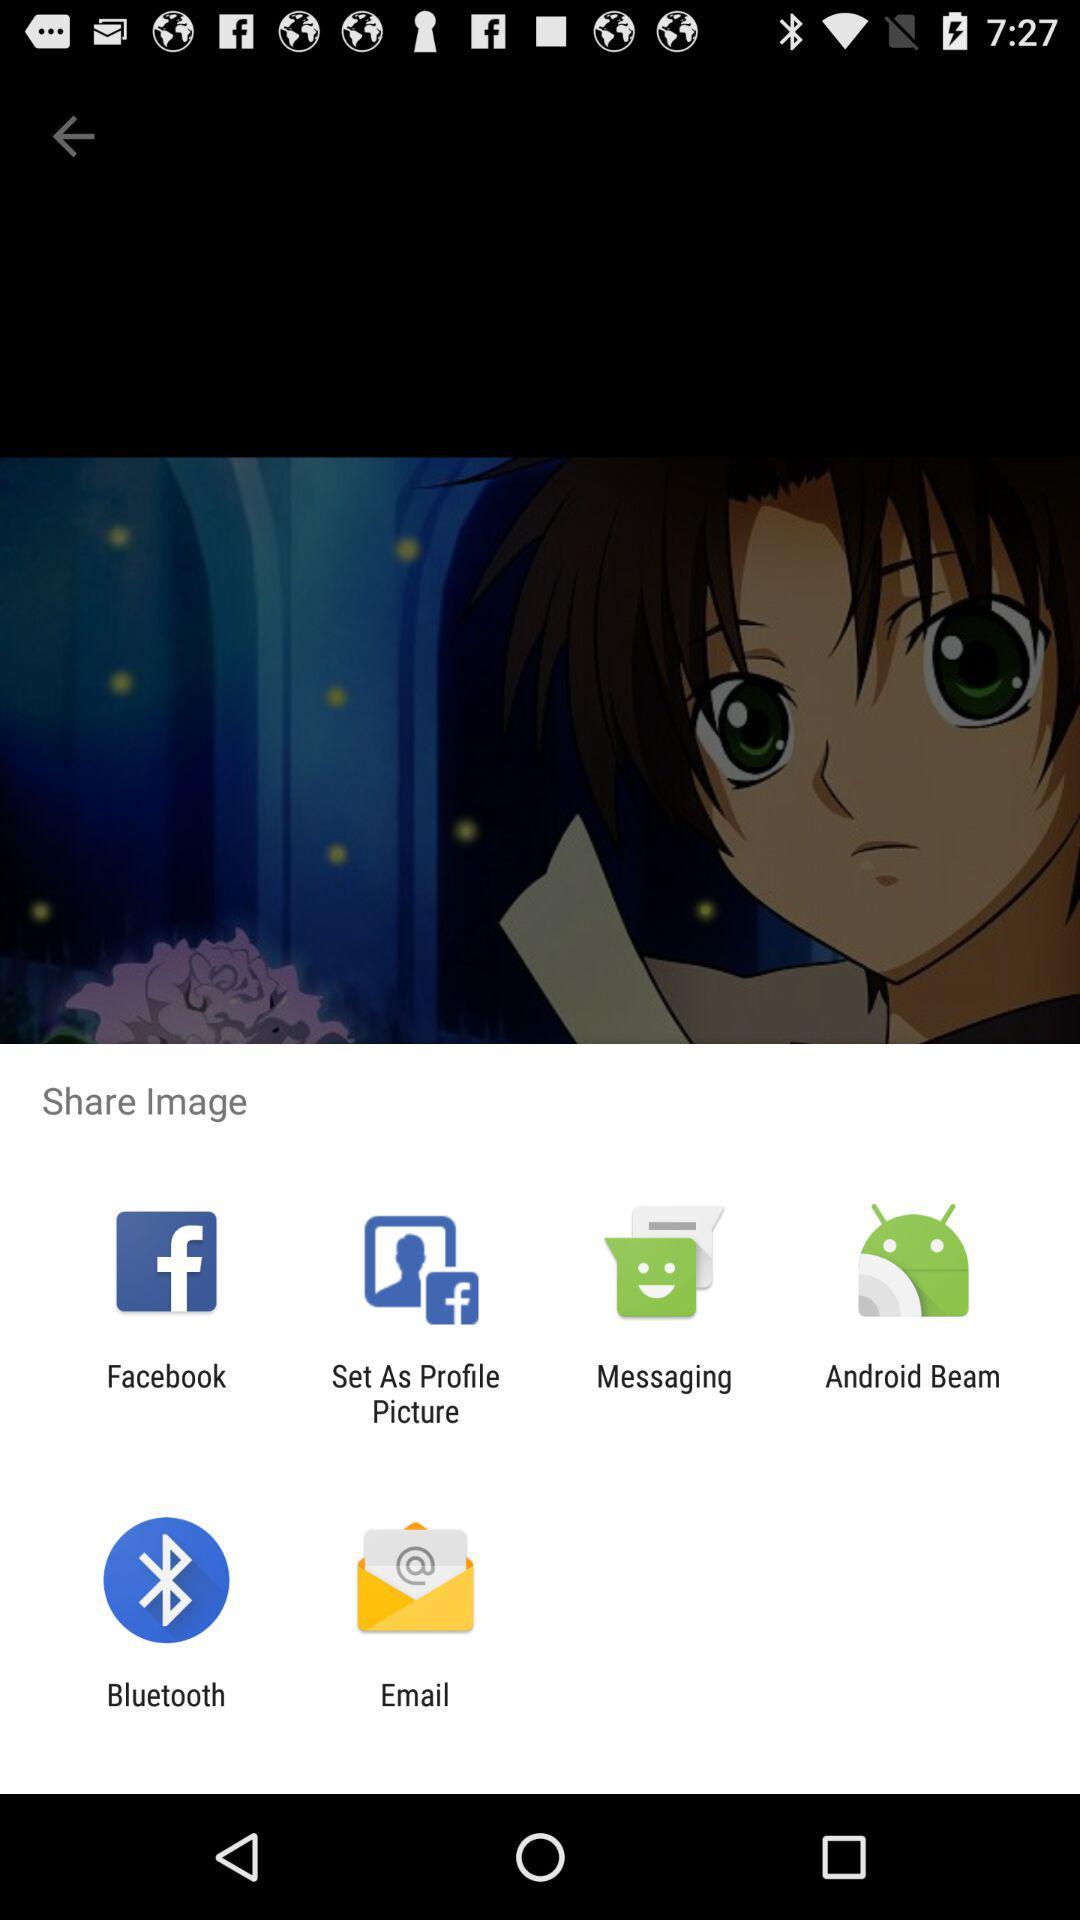  What do you see at coordinates (165, 1392) in the screenshot?
I see `facebook icon` at bounding box center [165, 1392].